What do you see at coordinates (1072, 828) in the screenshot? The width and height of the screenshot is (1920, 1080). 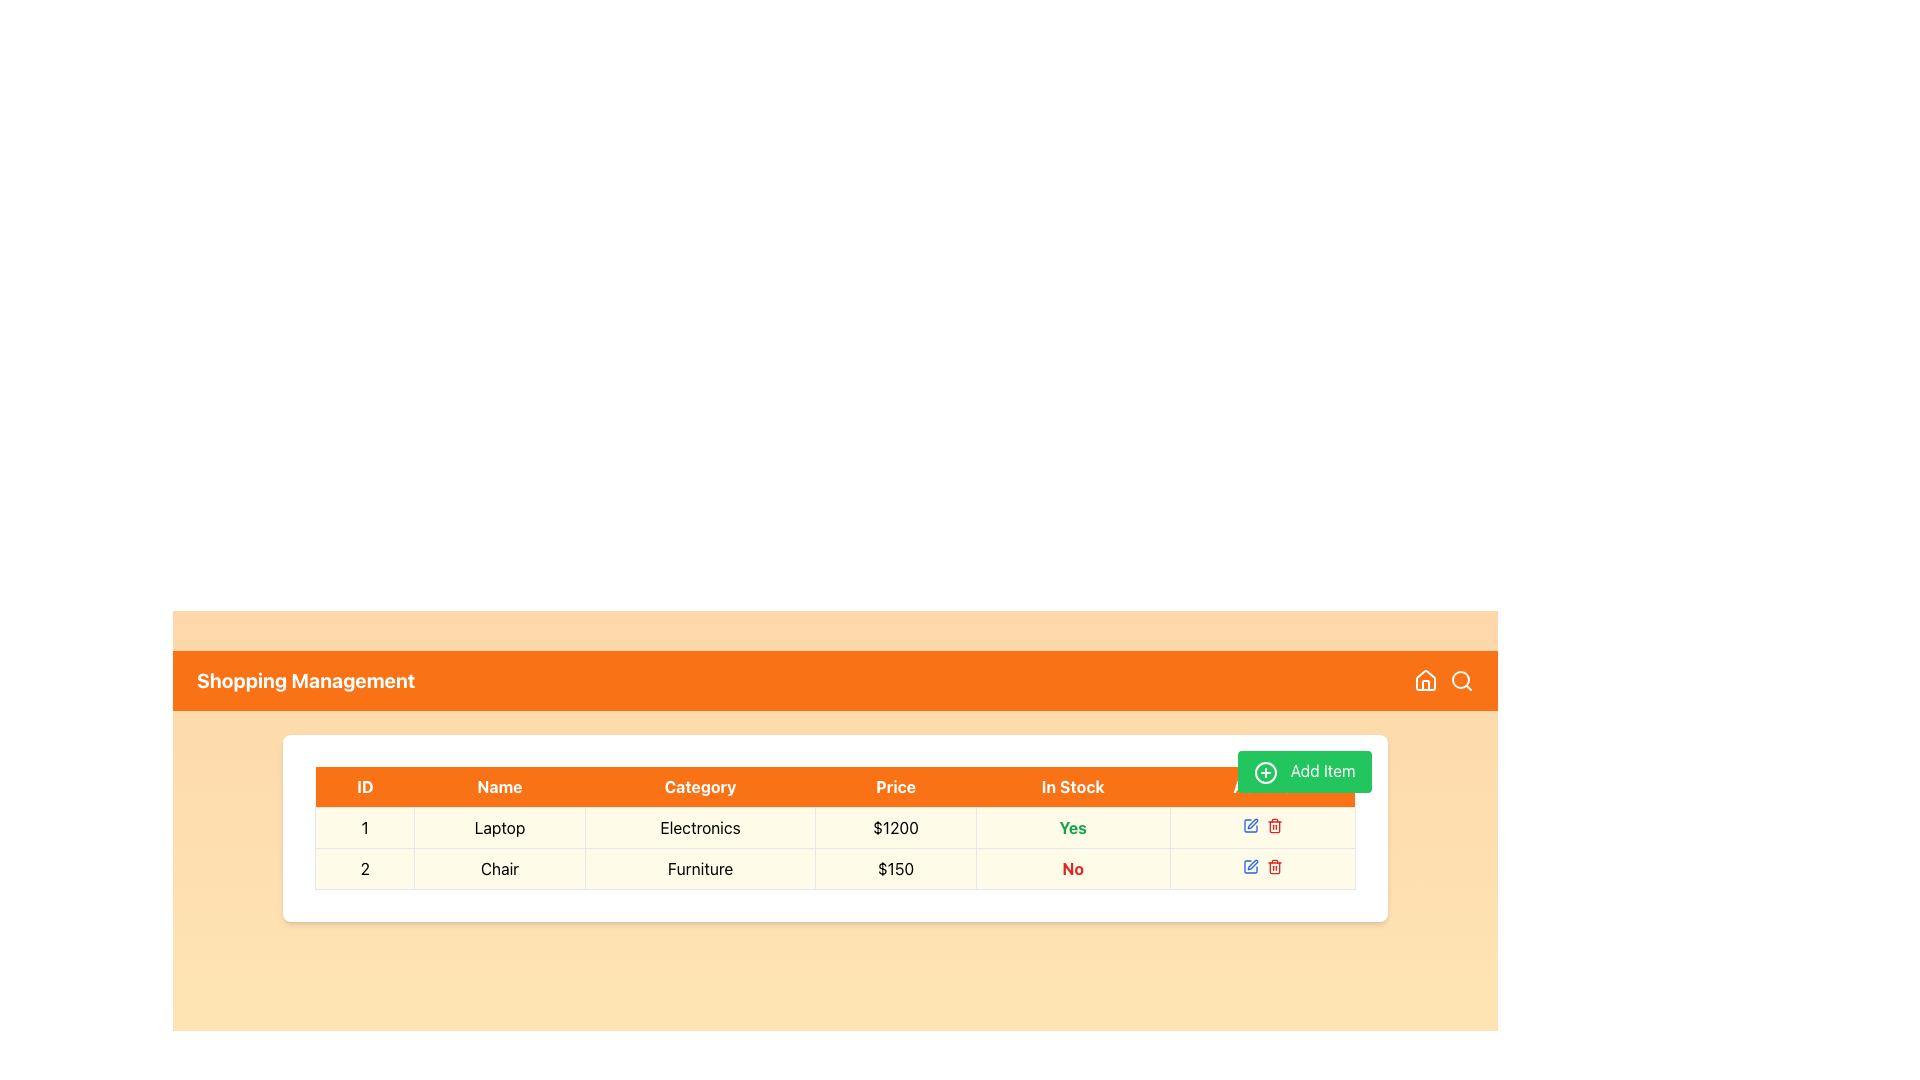 I see `the 'In Stock' text label indicating the product availability, located in the first row, fifth column of the table aligned with the 'Laptop' entry` at bounding box center [1072, 828].